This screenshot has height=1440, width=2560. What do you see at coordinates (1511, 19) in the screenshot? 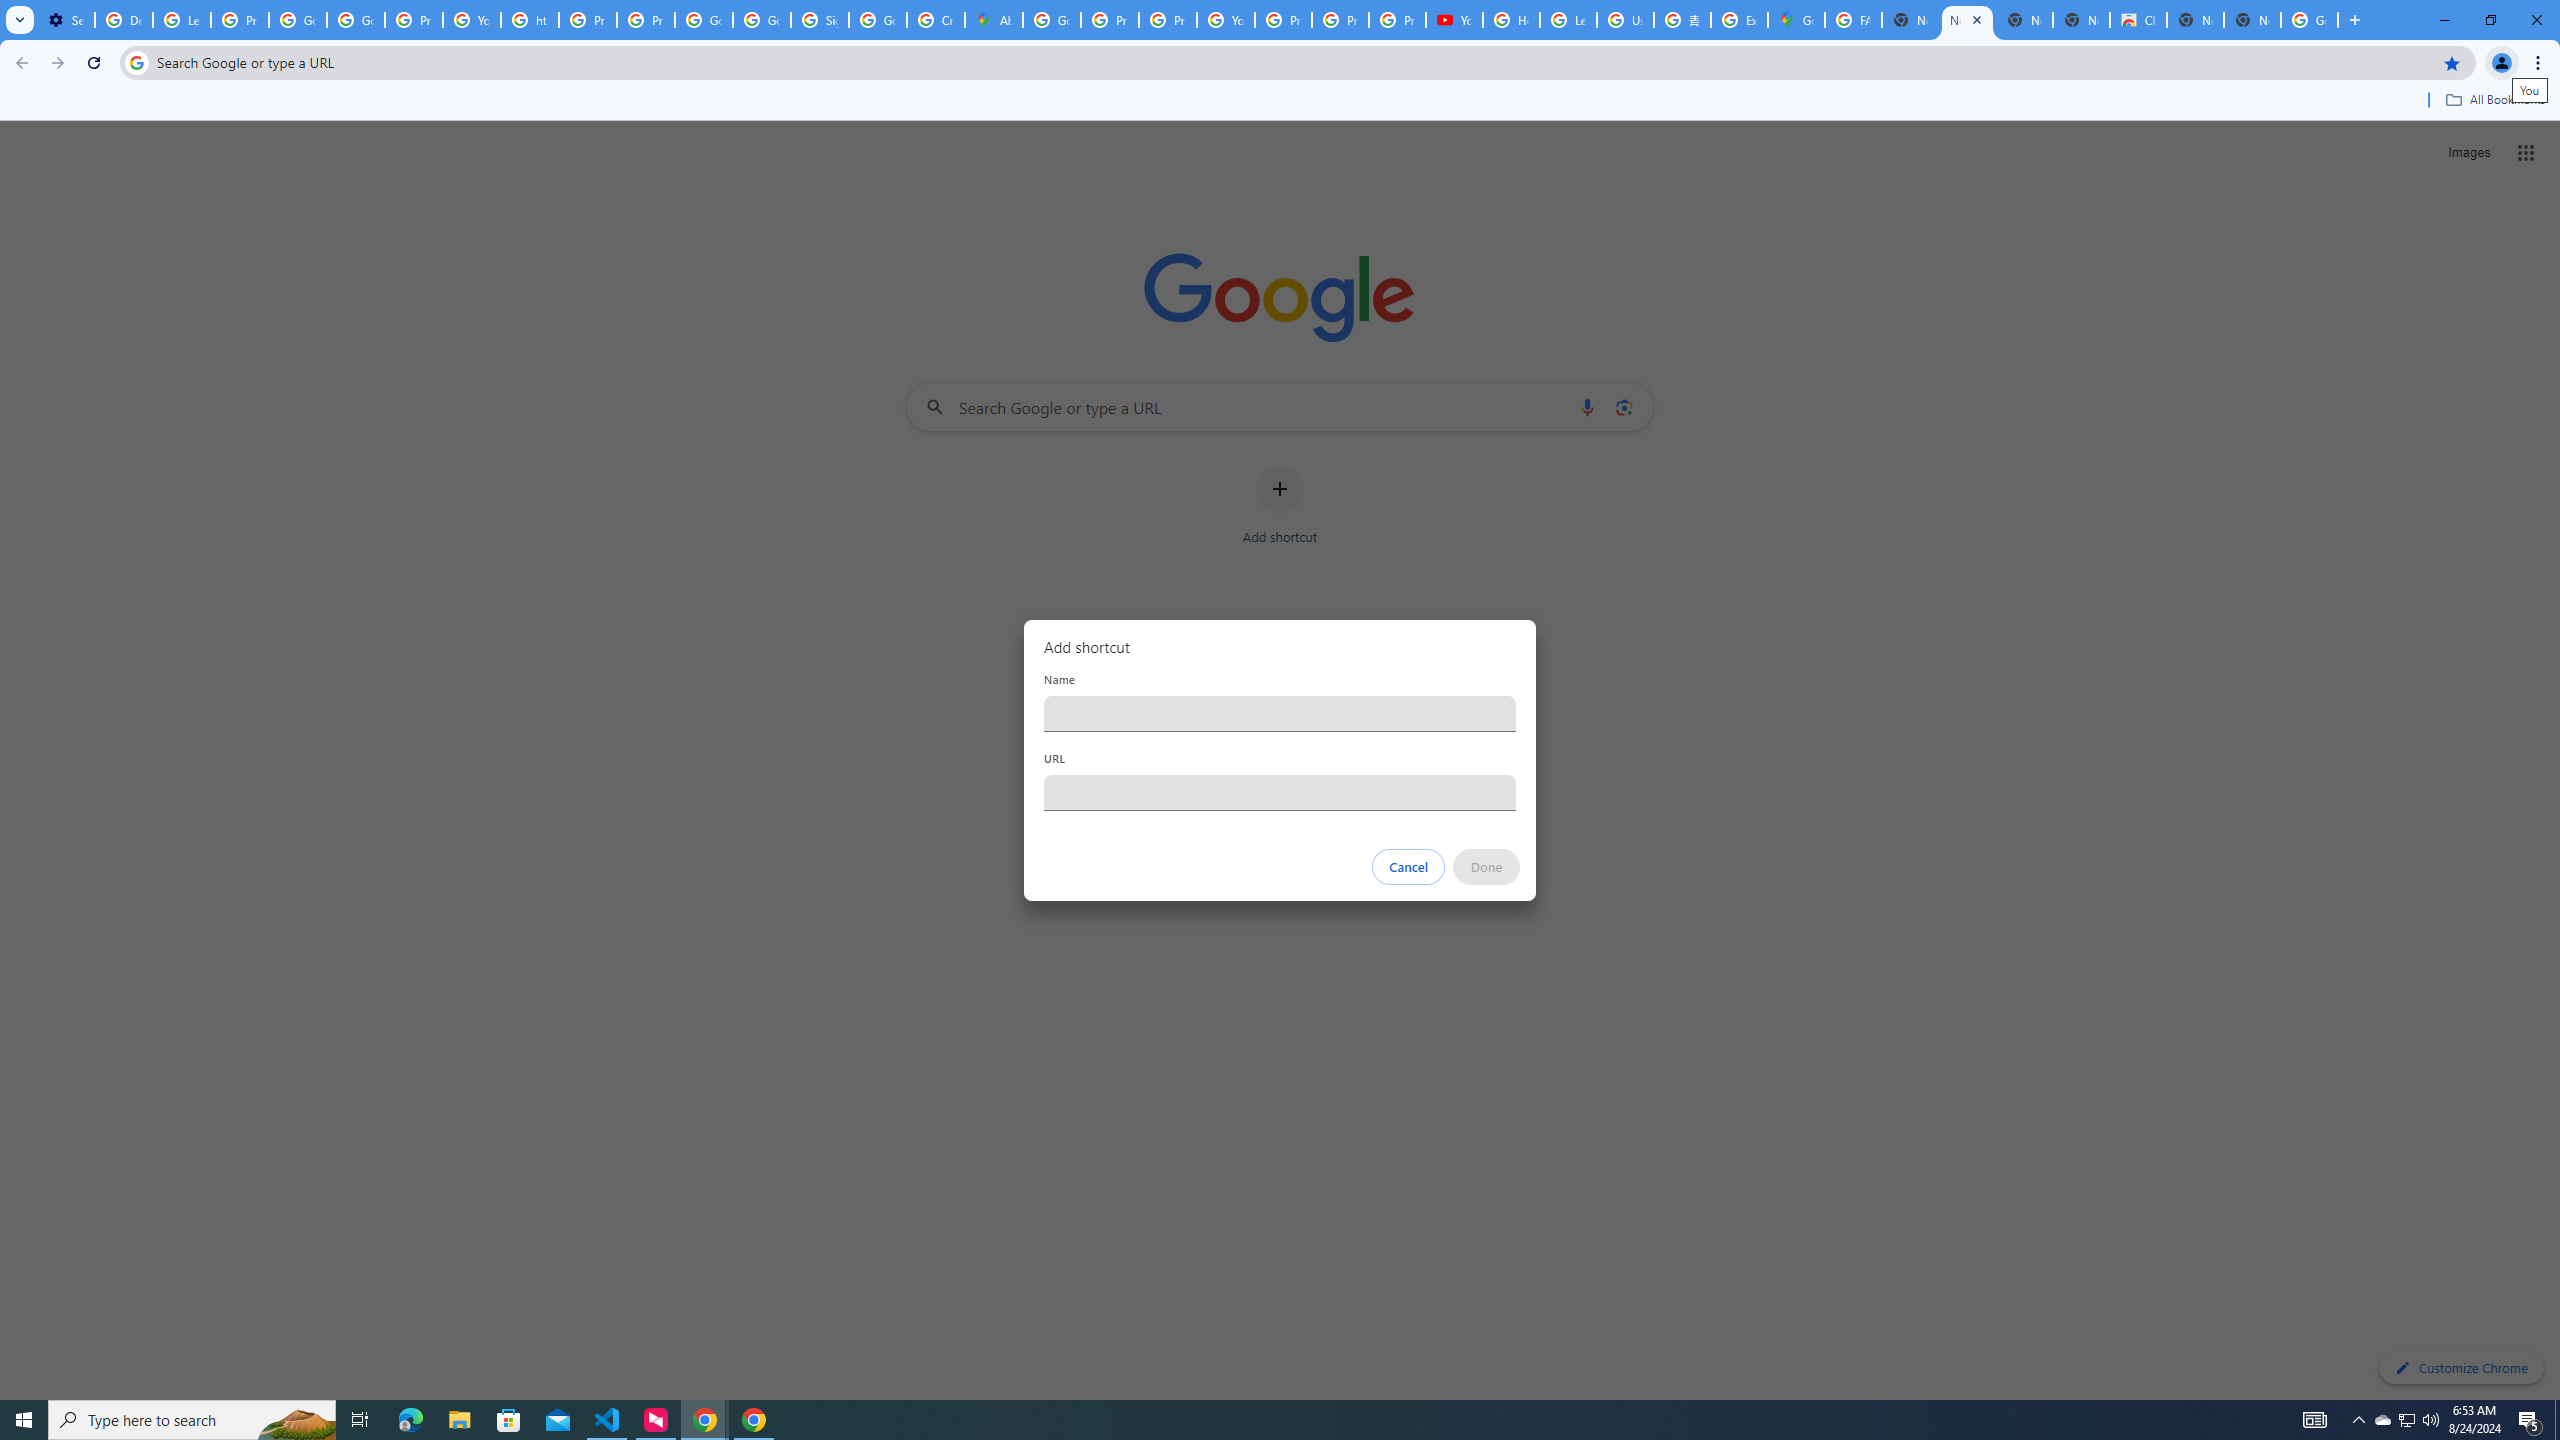
I see `'How Chrome protects your passwords - Google Chrome Help'` at bounding box center [1511, 19].